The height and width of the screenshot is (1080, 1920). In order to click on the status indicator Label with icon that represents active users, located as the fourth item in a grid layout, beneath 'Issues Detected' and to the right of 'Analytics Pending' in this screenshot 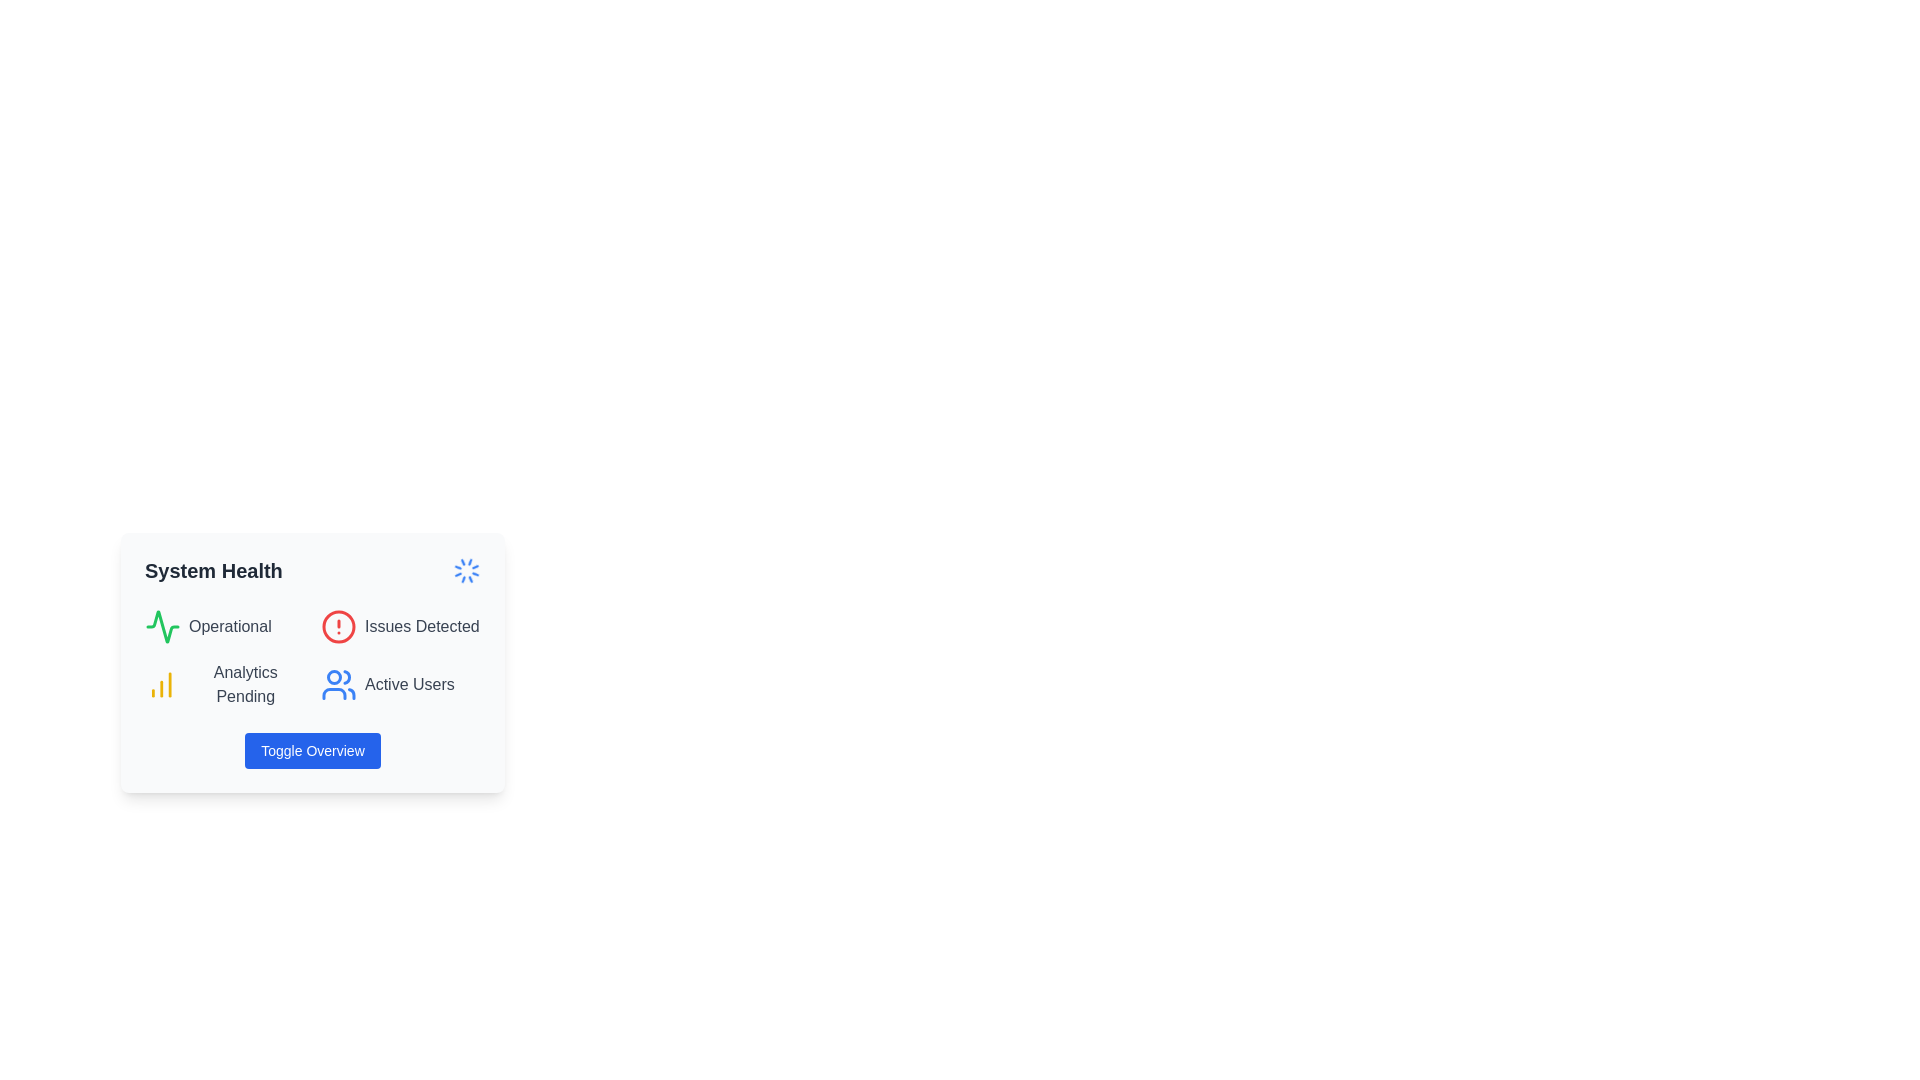, I will do `click(400, 684)`.